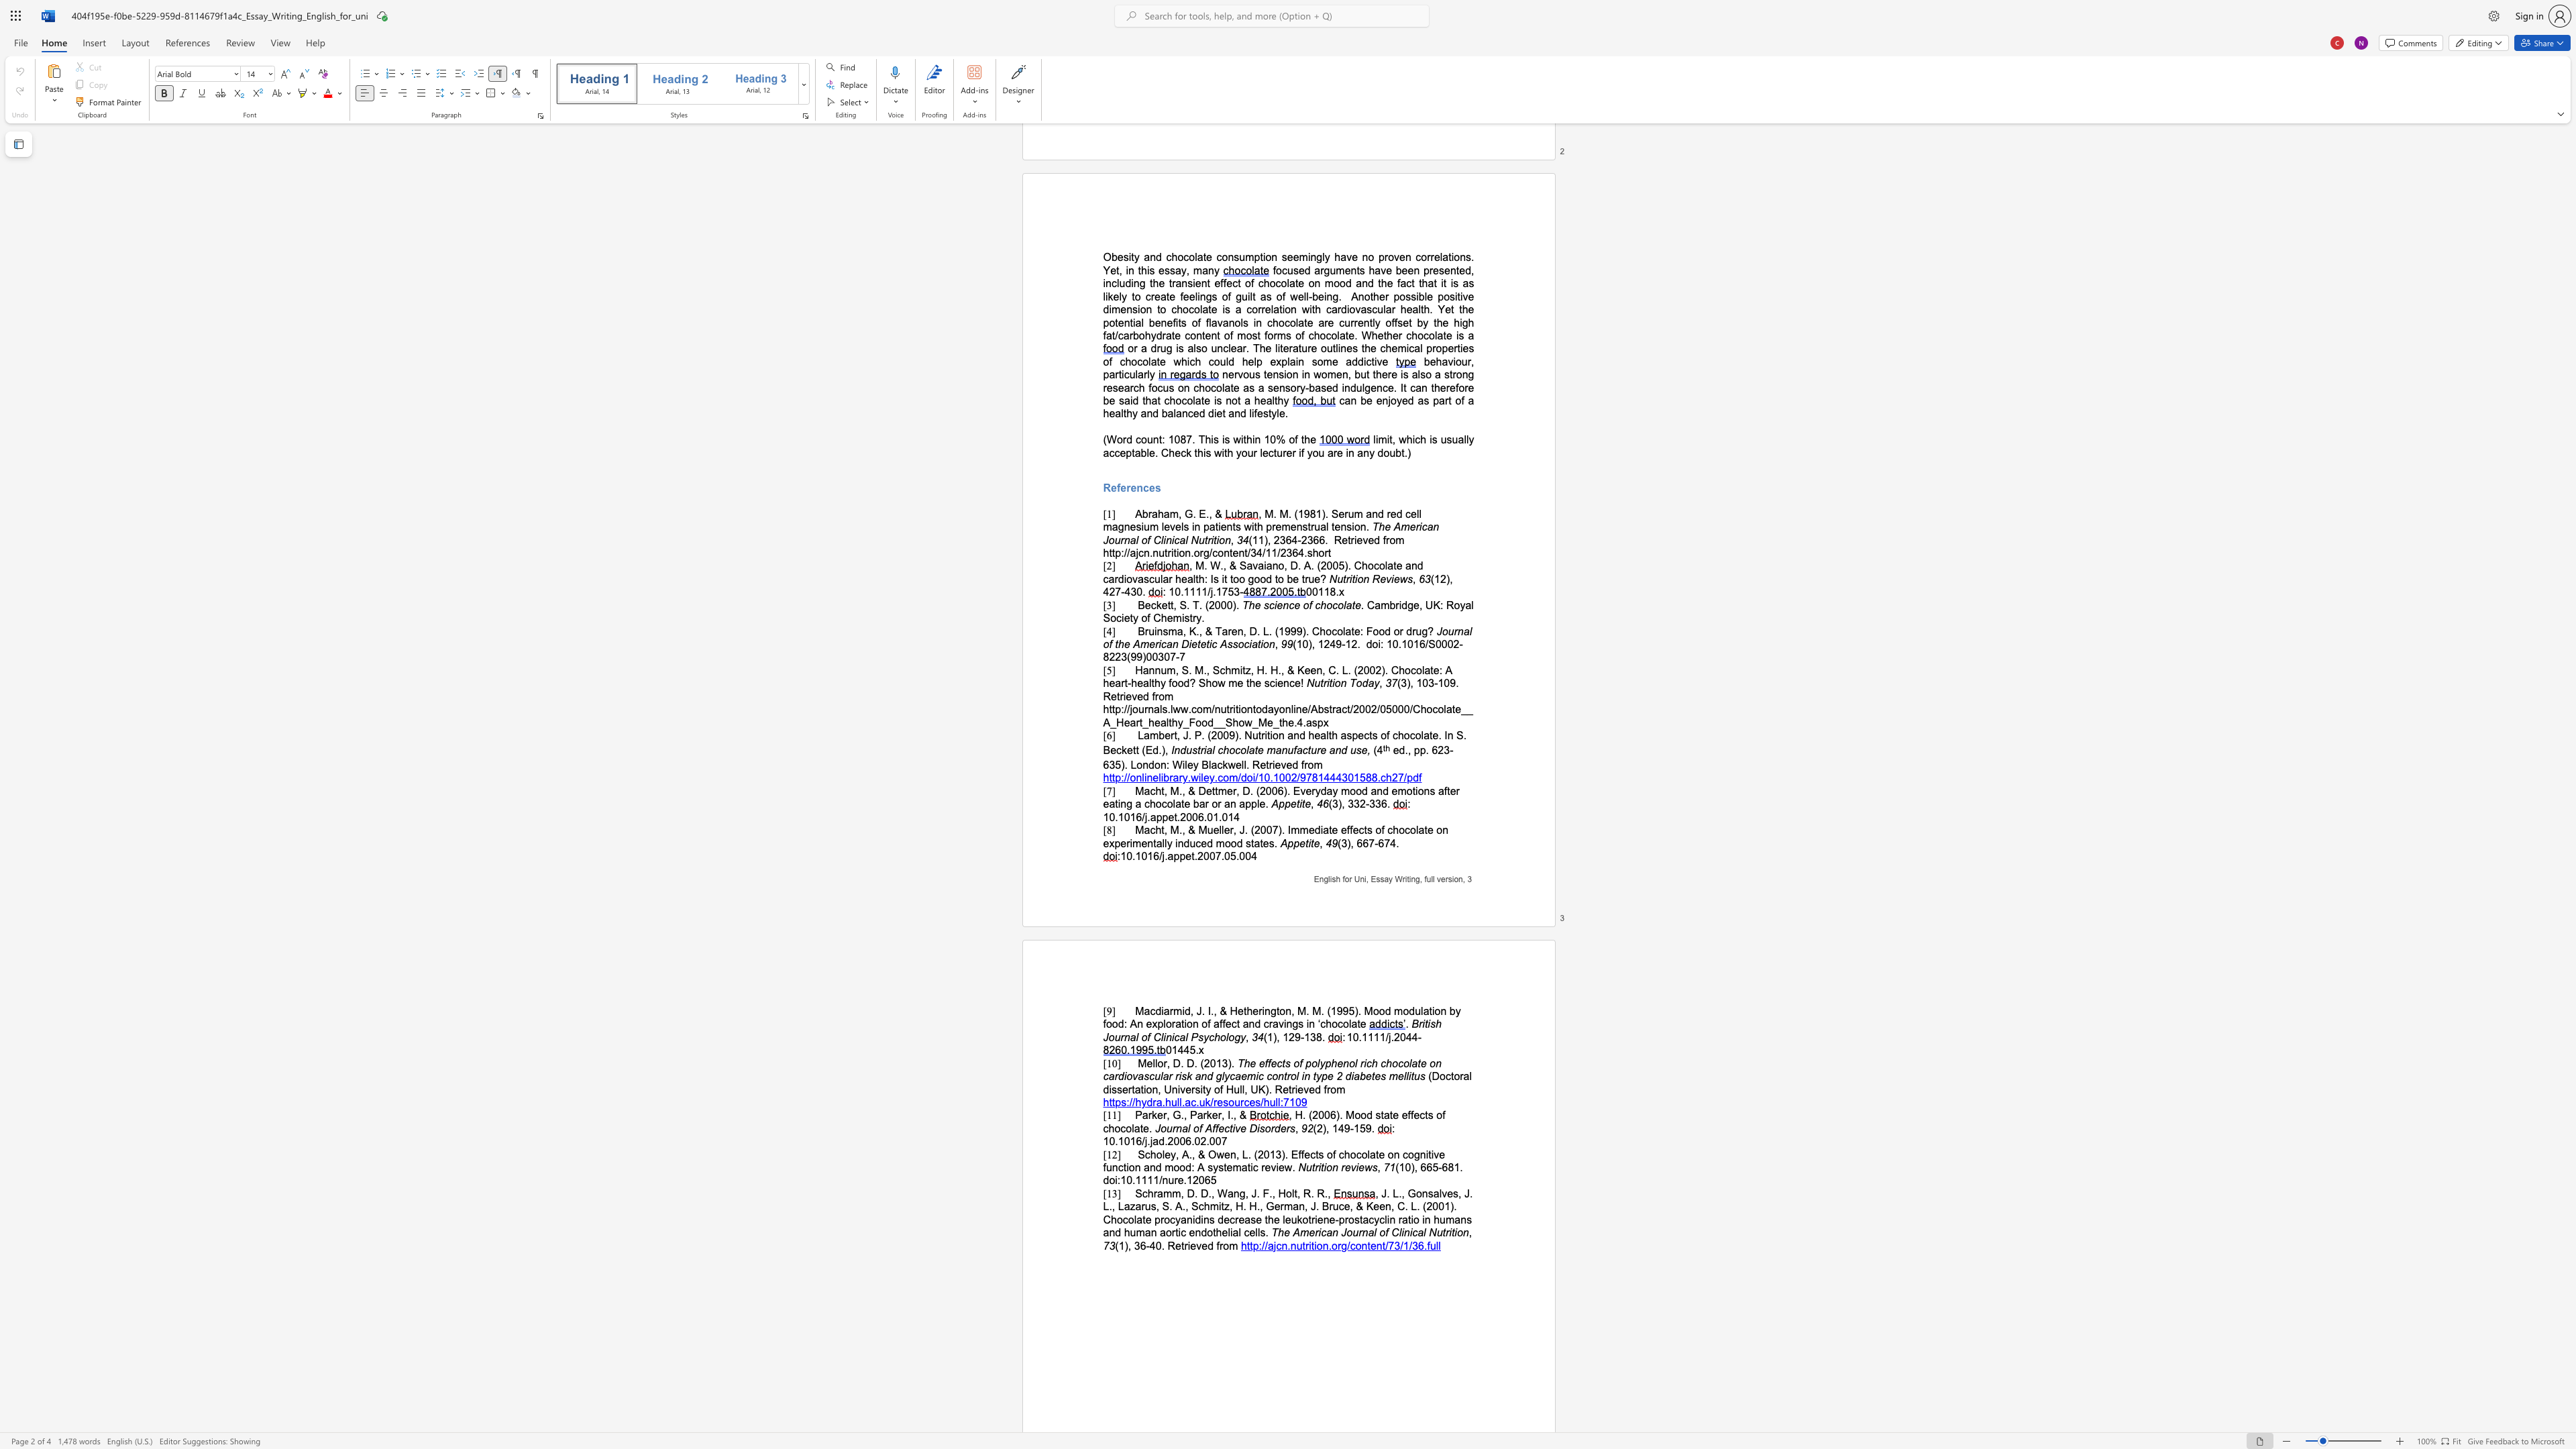  What do you see at coordinates (1165, 1114) in the screenshot?
I see `the subset text ", G., Parker" within the text "Parker, G., Parker, I., &"` at bounding box center [1165, 1114].